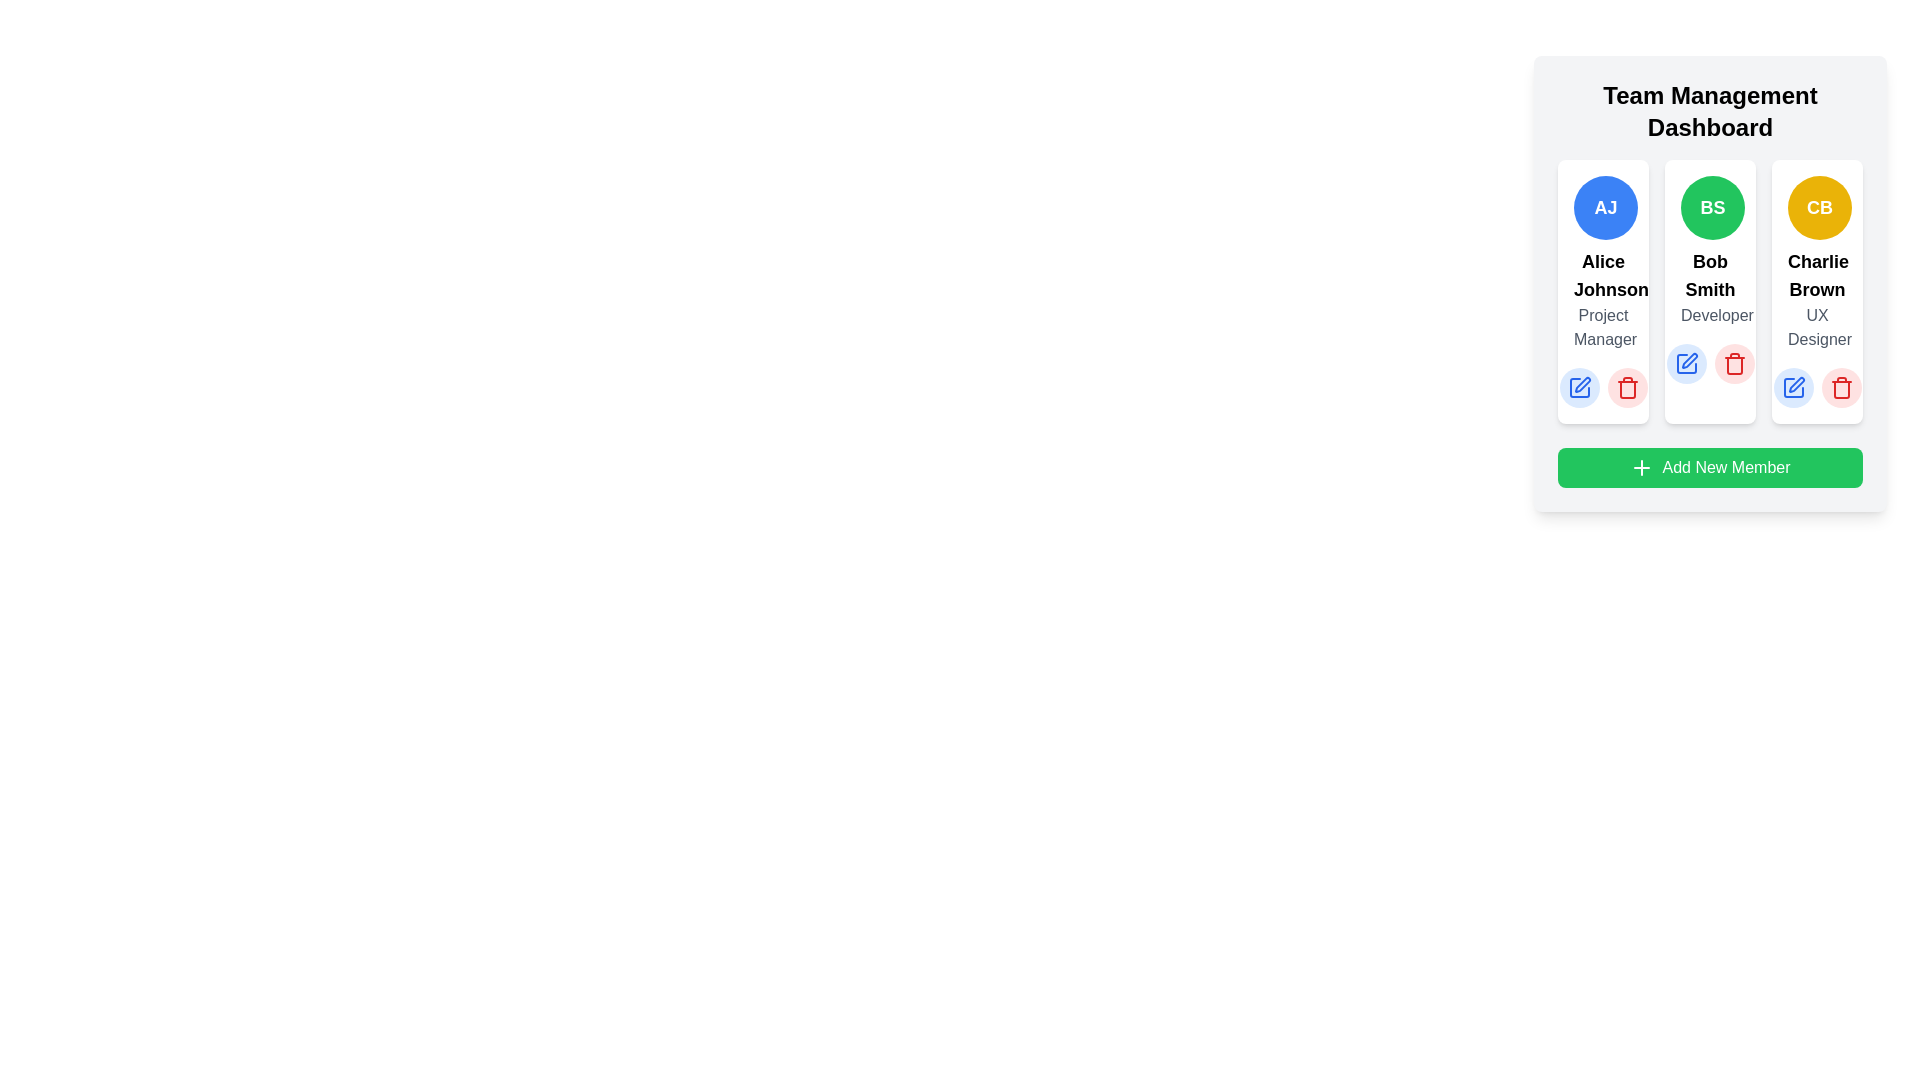  Describe the element at coordinates (1793, 388) in the screenshot. I see `the third edit icon under the profile labeled 'Charlie Brown UX Designer'` at that location.